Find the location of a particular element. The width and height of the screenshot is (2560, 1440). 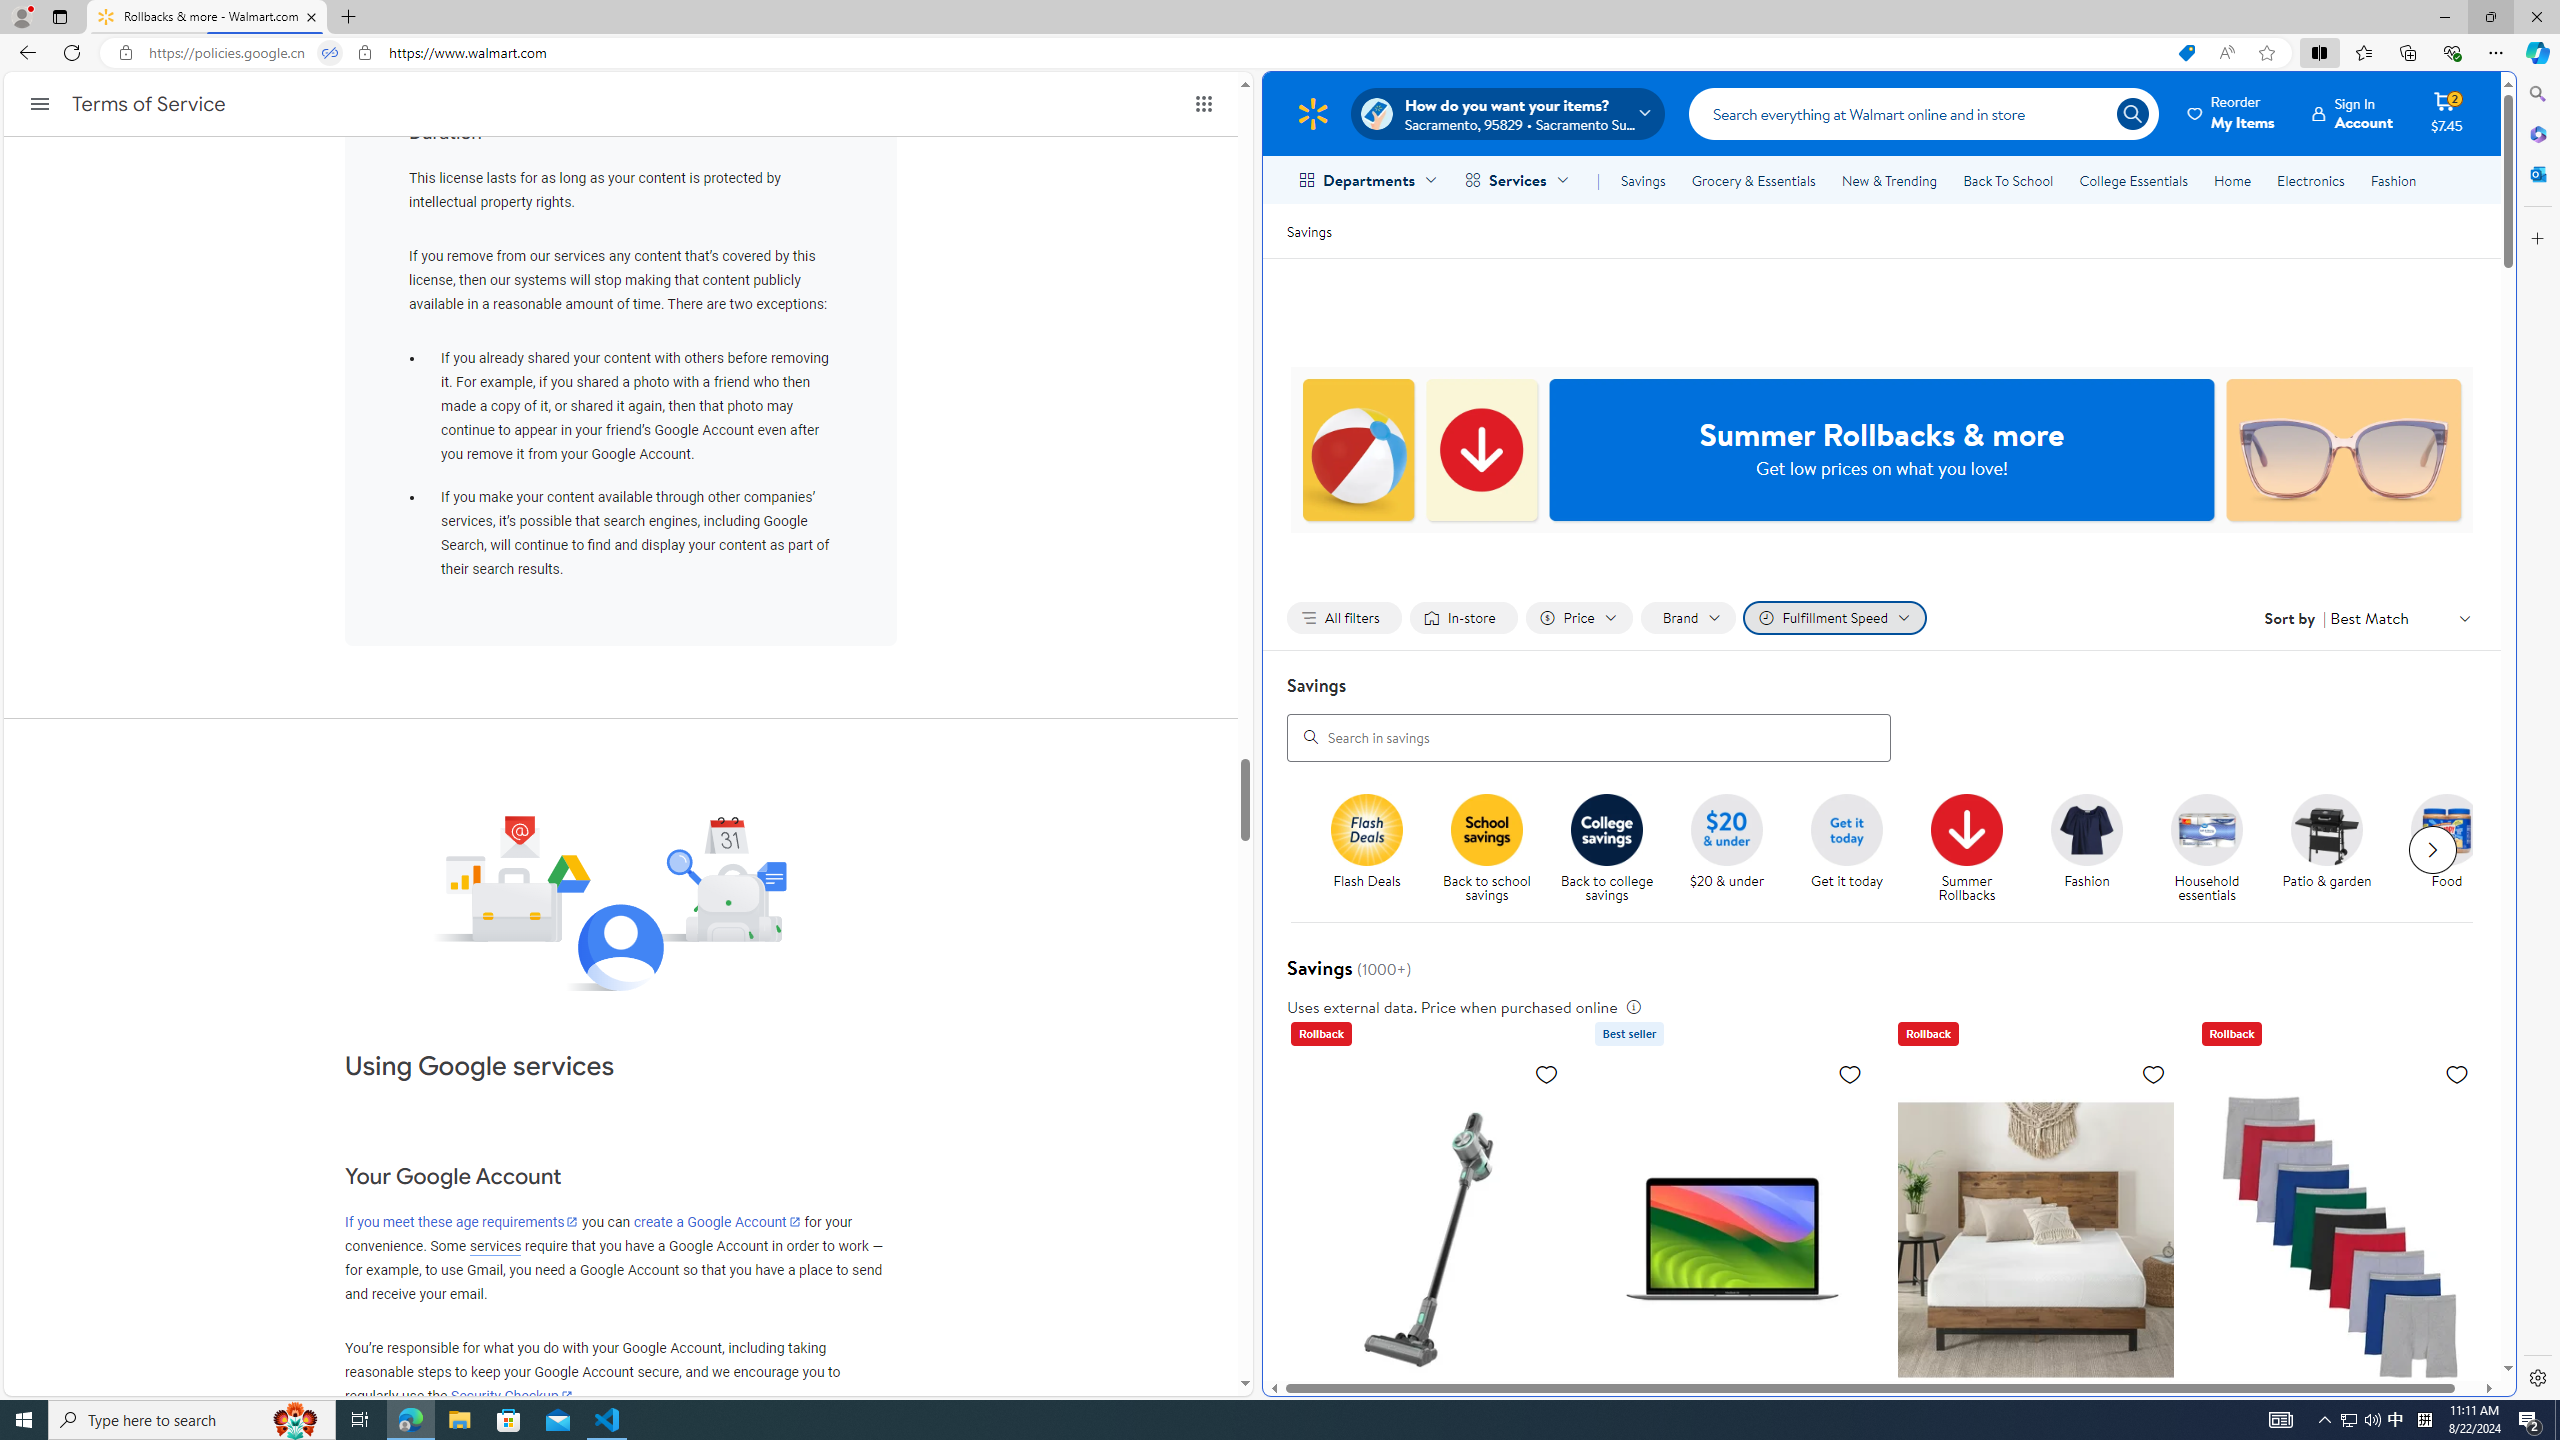

'Filter by Price not applied, activate to change' is located at coordinates (1578, 617).